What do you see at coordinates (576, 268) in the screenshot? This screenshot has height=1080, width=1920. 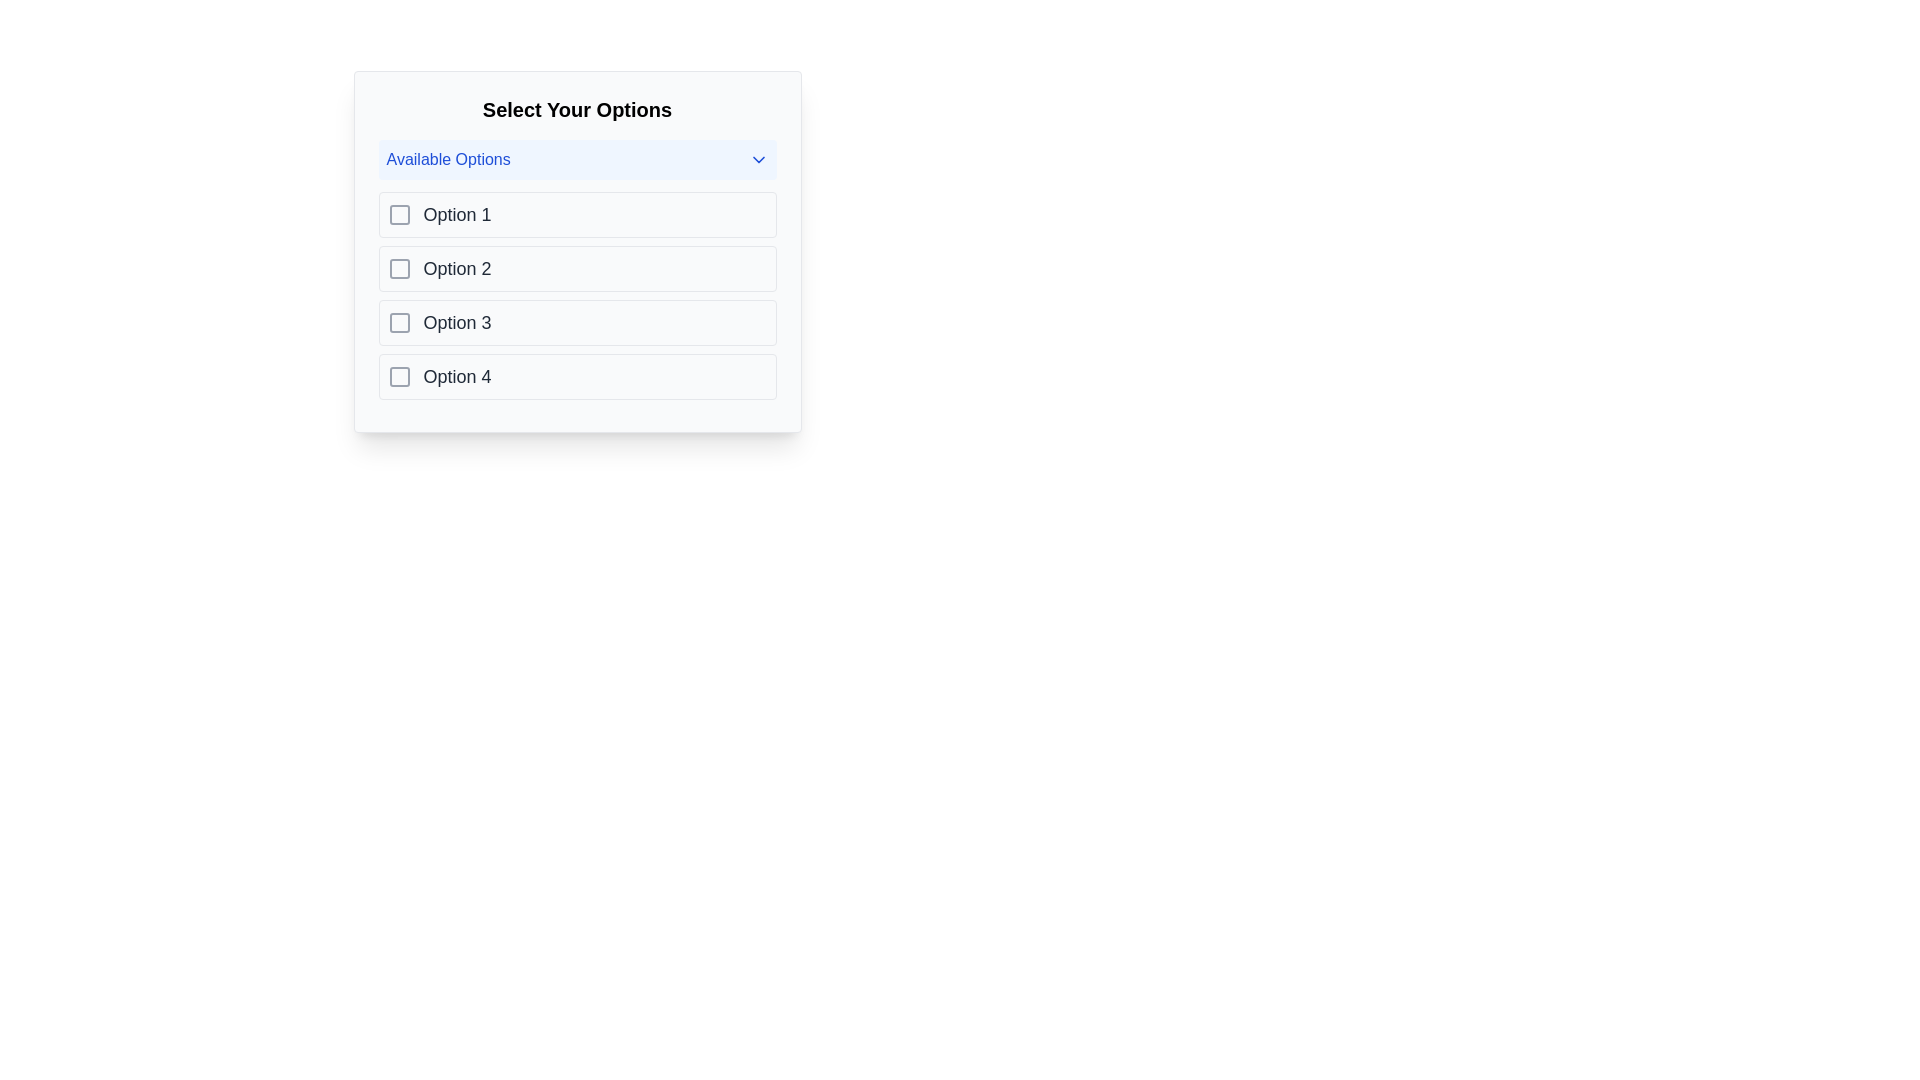 I see `the checkbox labeled 'Option 2'` at bounding box center [576, 268].